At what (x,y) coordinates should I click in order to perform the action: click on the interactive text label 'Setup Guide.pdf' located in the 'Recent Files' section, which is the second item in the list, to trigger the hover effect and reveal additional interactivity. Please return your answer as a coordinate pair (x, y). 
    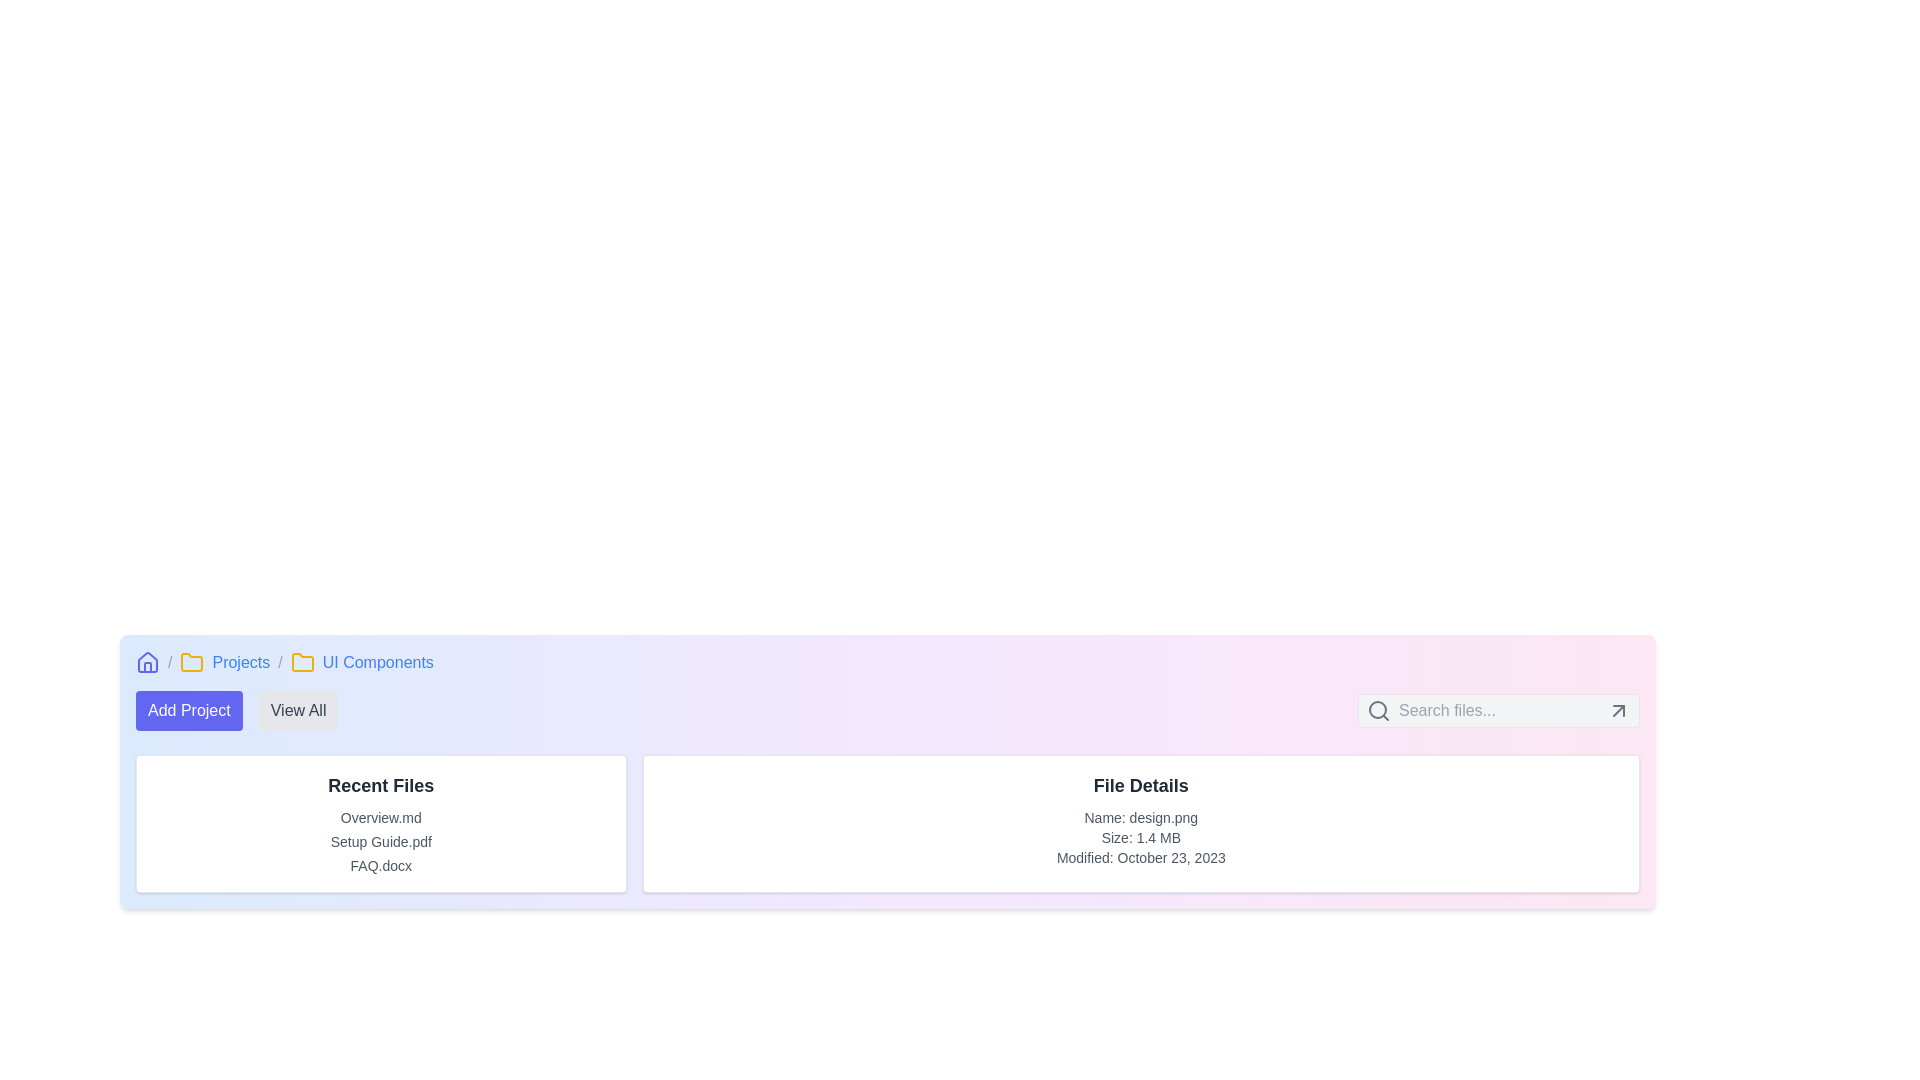
    Looking at the image, I should click on (381, 841).